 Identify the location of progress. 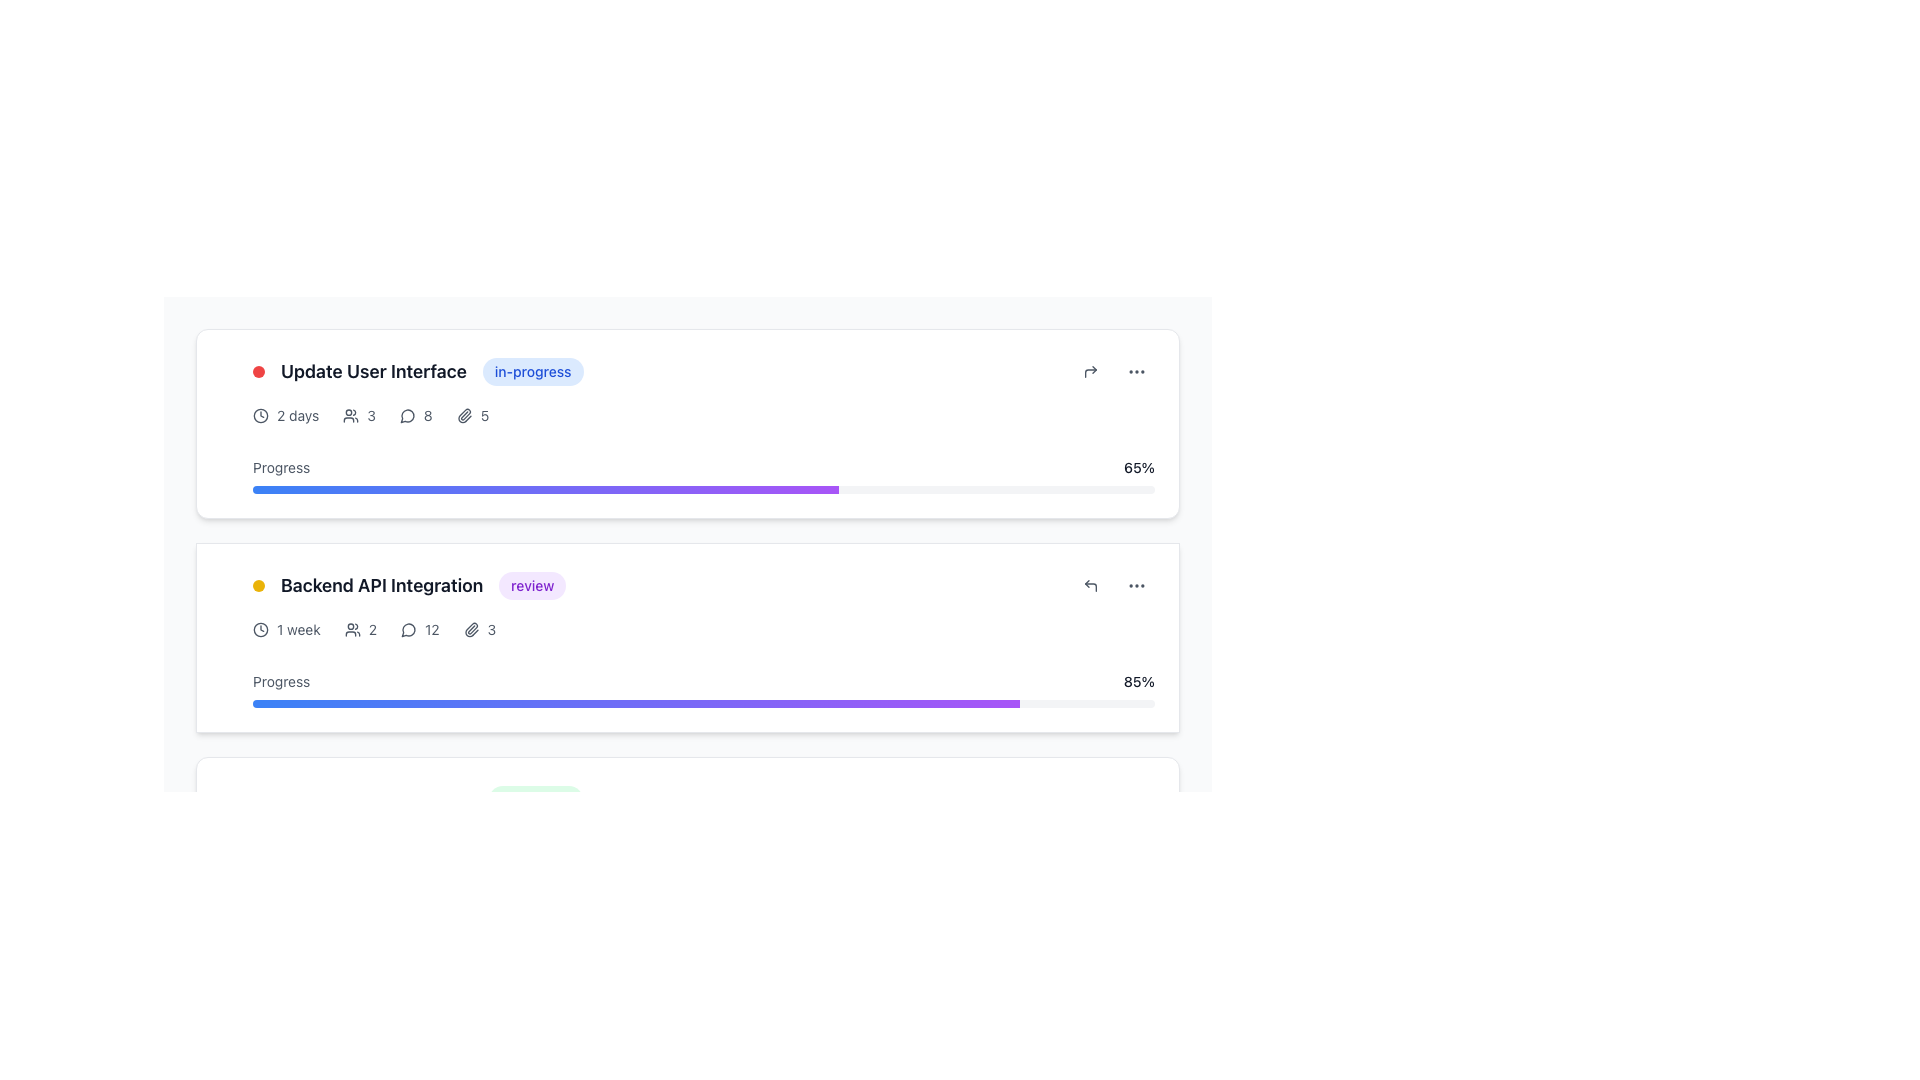
(680, 489).